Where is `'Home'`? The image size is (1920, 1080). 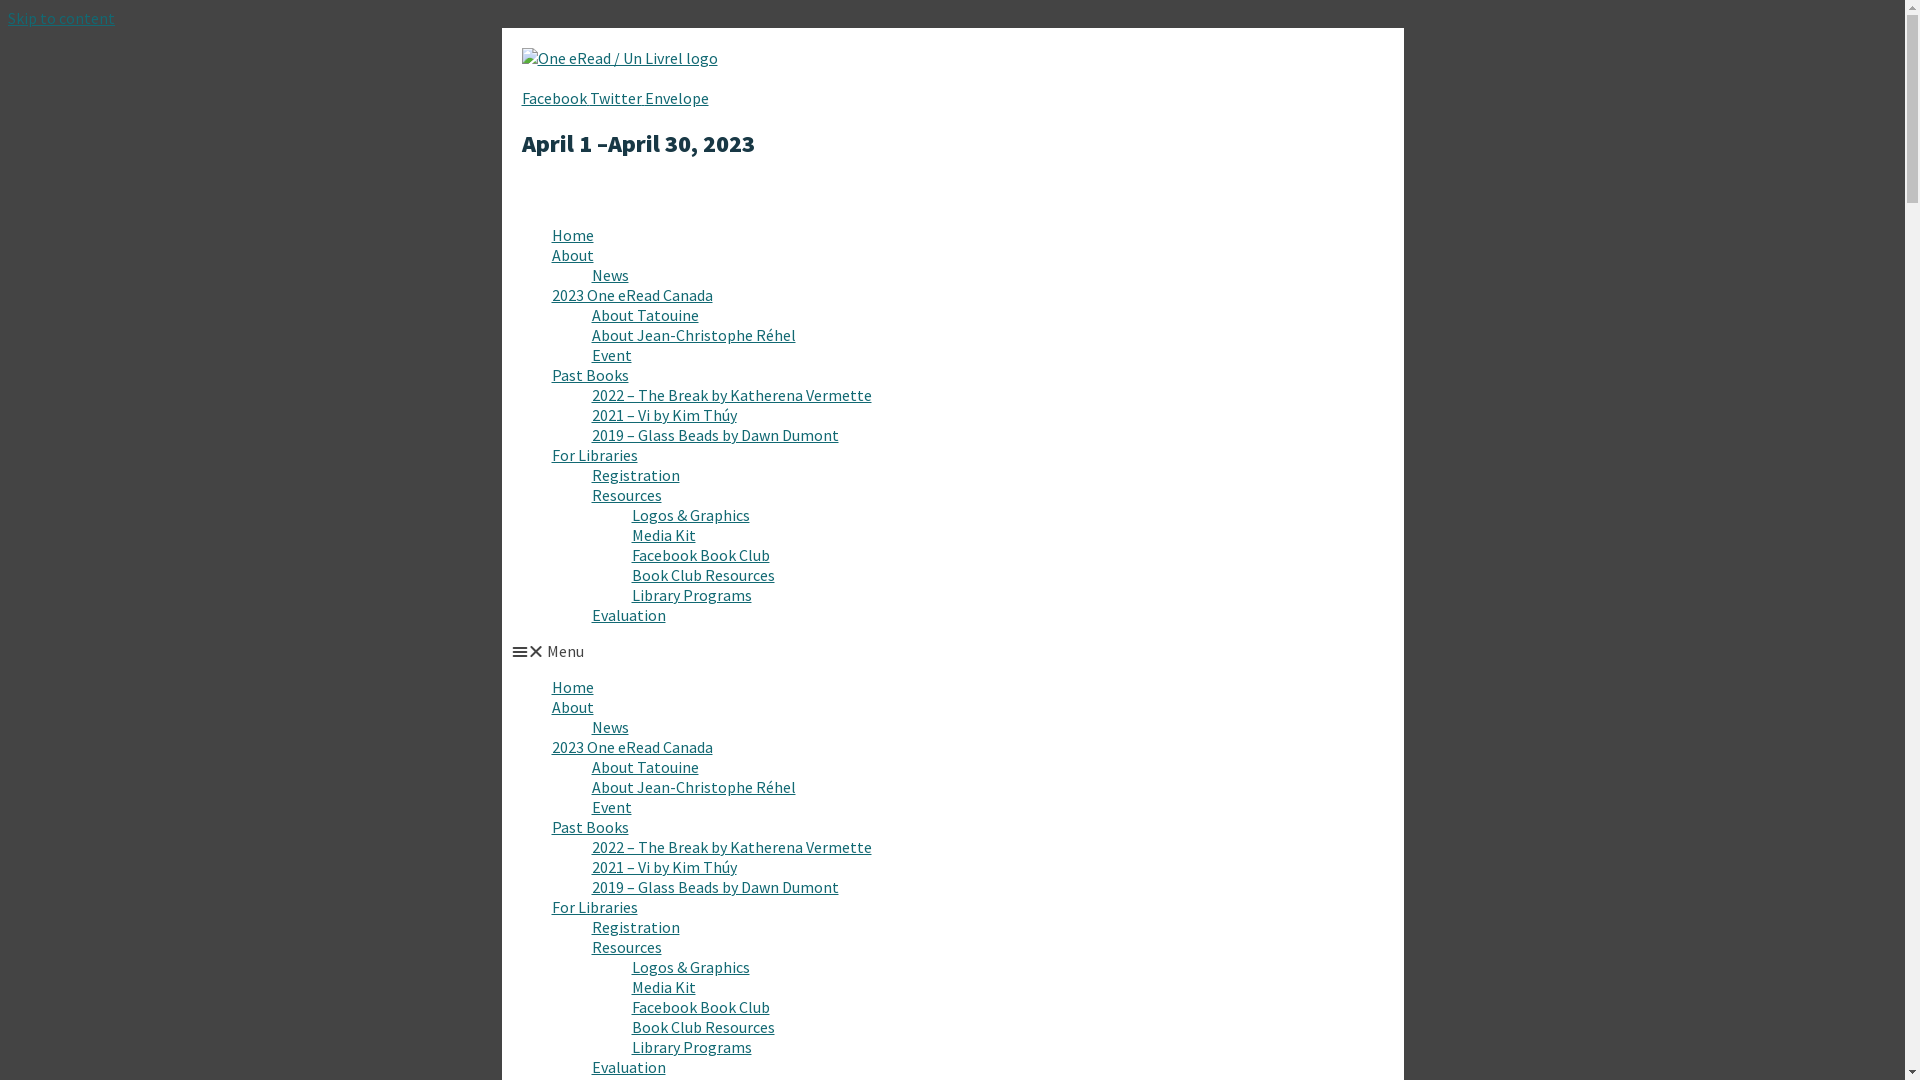 'Home' is located at coordinates (571, 234).